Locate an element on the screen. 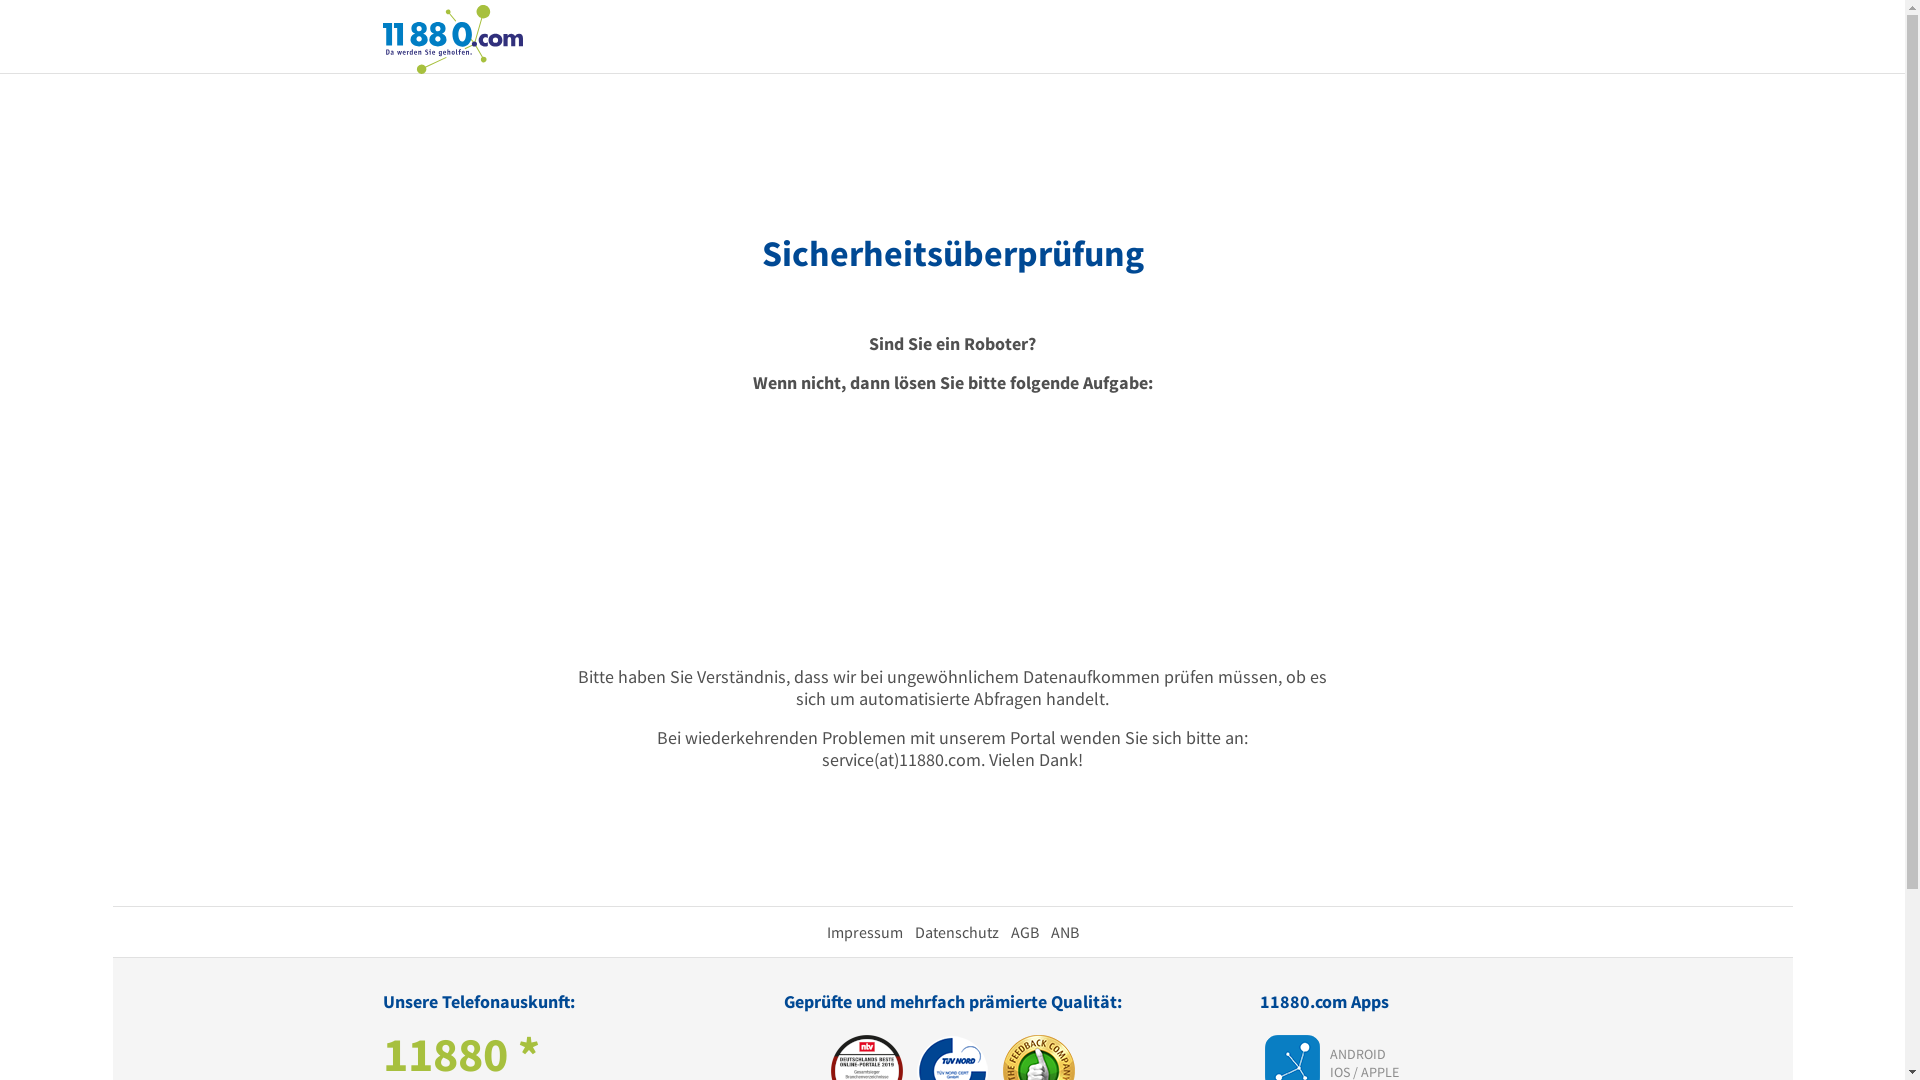  'ANB' is located at coordinates (1049, 932).